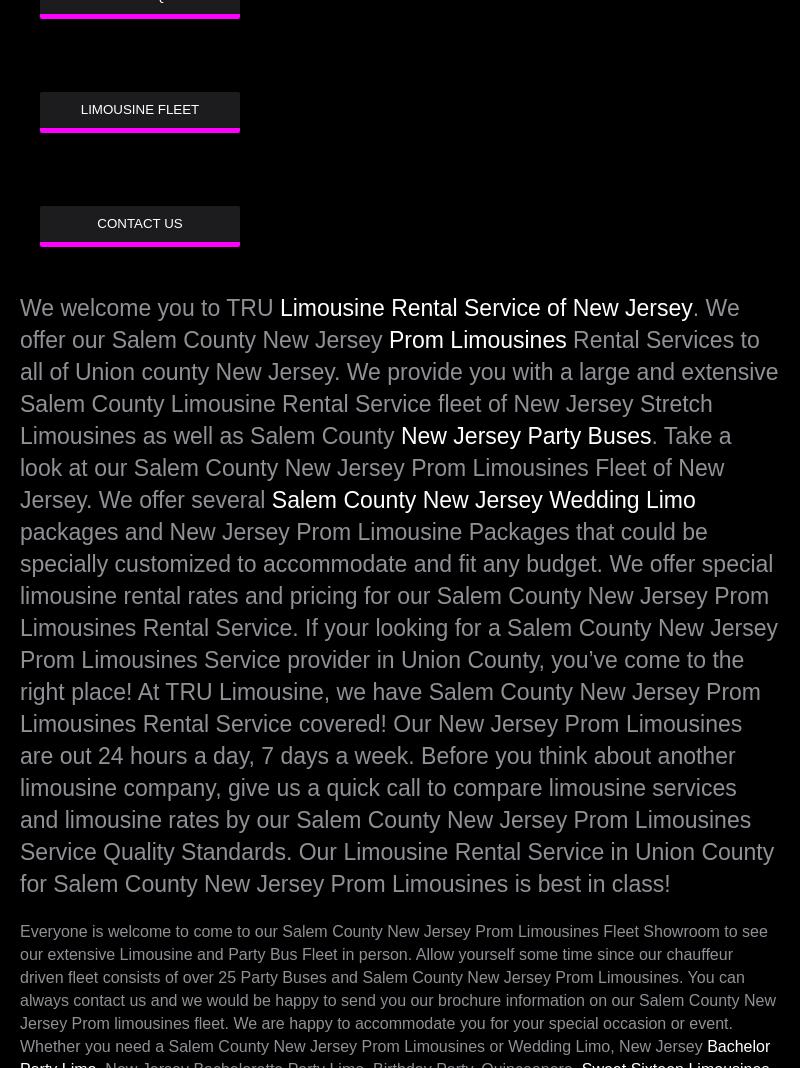  What do you see at coordinates (20, 467) in the screenshot?
I see `'. Take a look at our Salem County New Jersey Prom Limousines Fleet of New Jersey. We offer several'` at bounding box center [20, 467].